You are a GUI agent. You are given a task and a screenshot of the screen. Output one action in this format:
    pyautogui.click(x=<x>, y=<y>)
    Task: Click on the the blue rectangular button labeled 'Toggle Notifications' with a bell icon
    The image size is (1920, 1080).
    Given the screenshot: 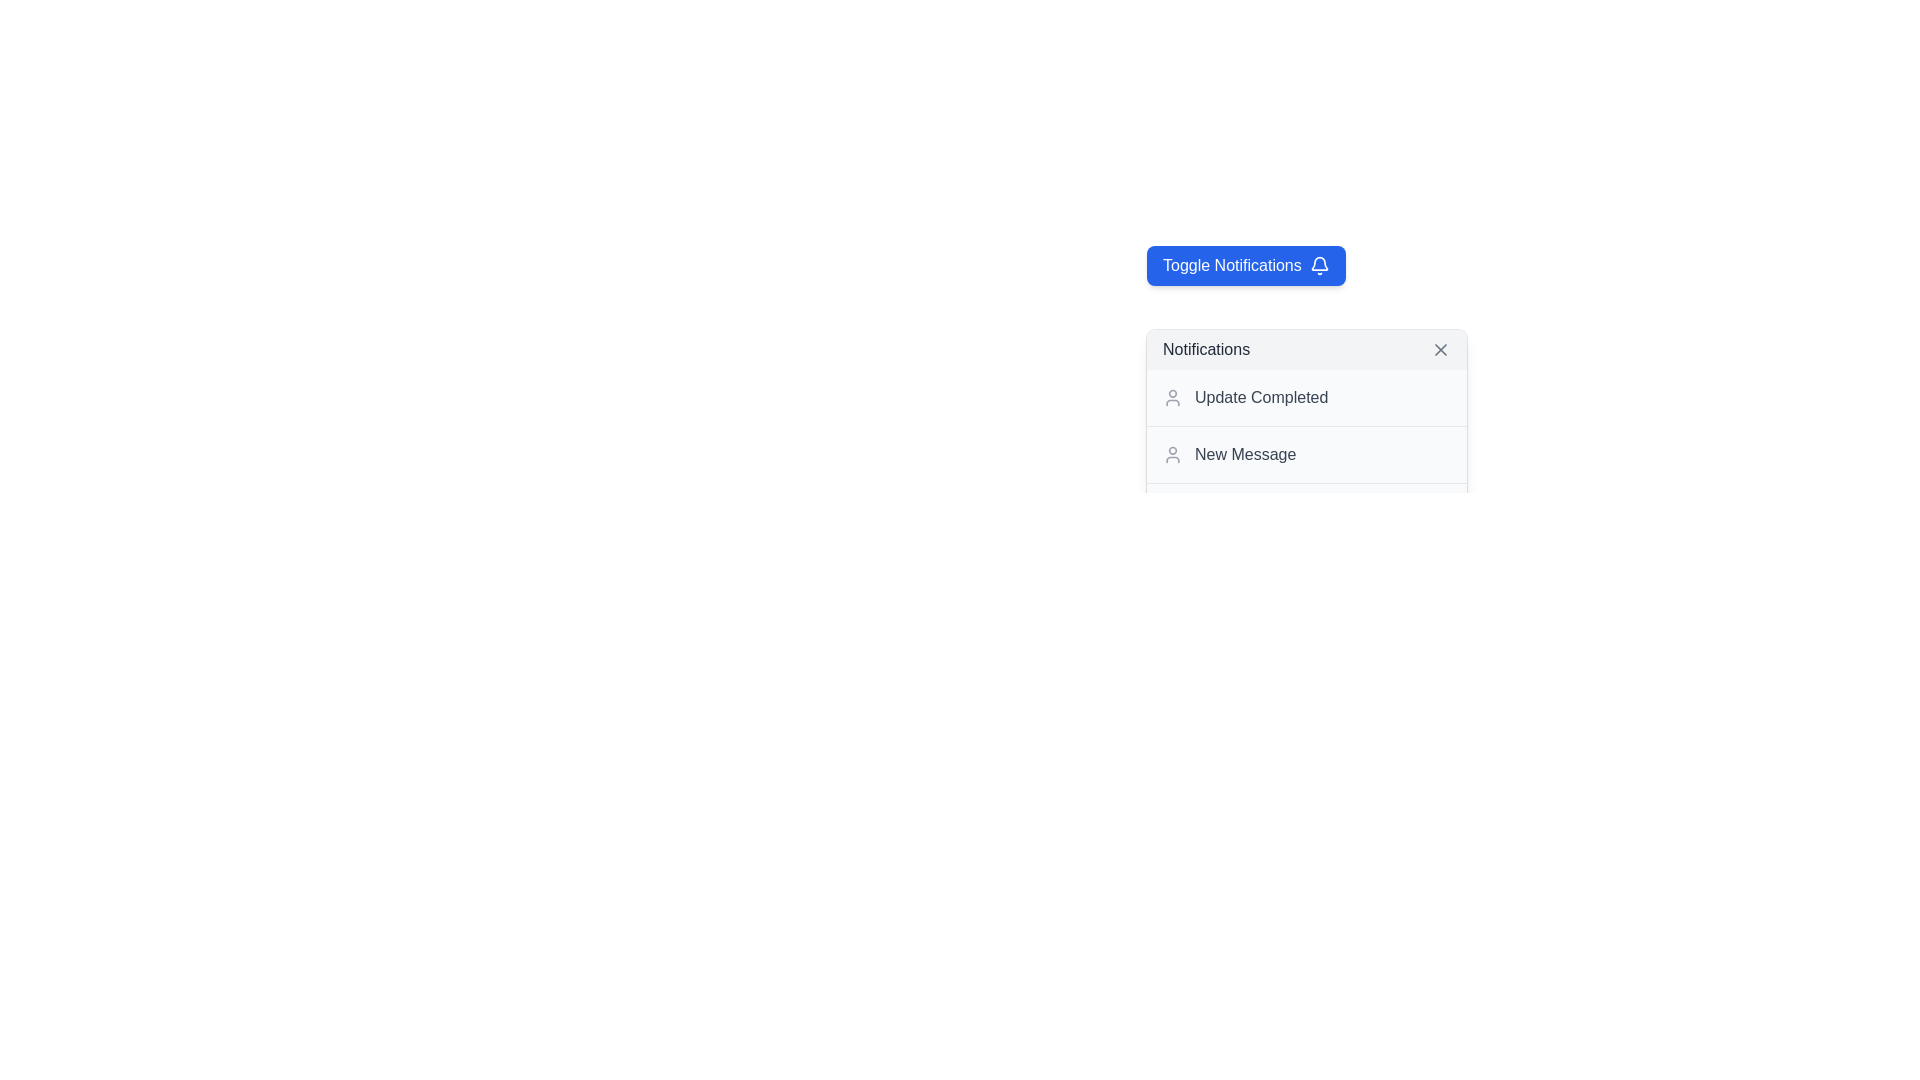 What is the action you would take?
    pyautogui.click(x=1245, y=265)
    